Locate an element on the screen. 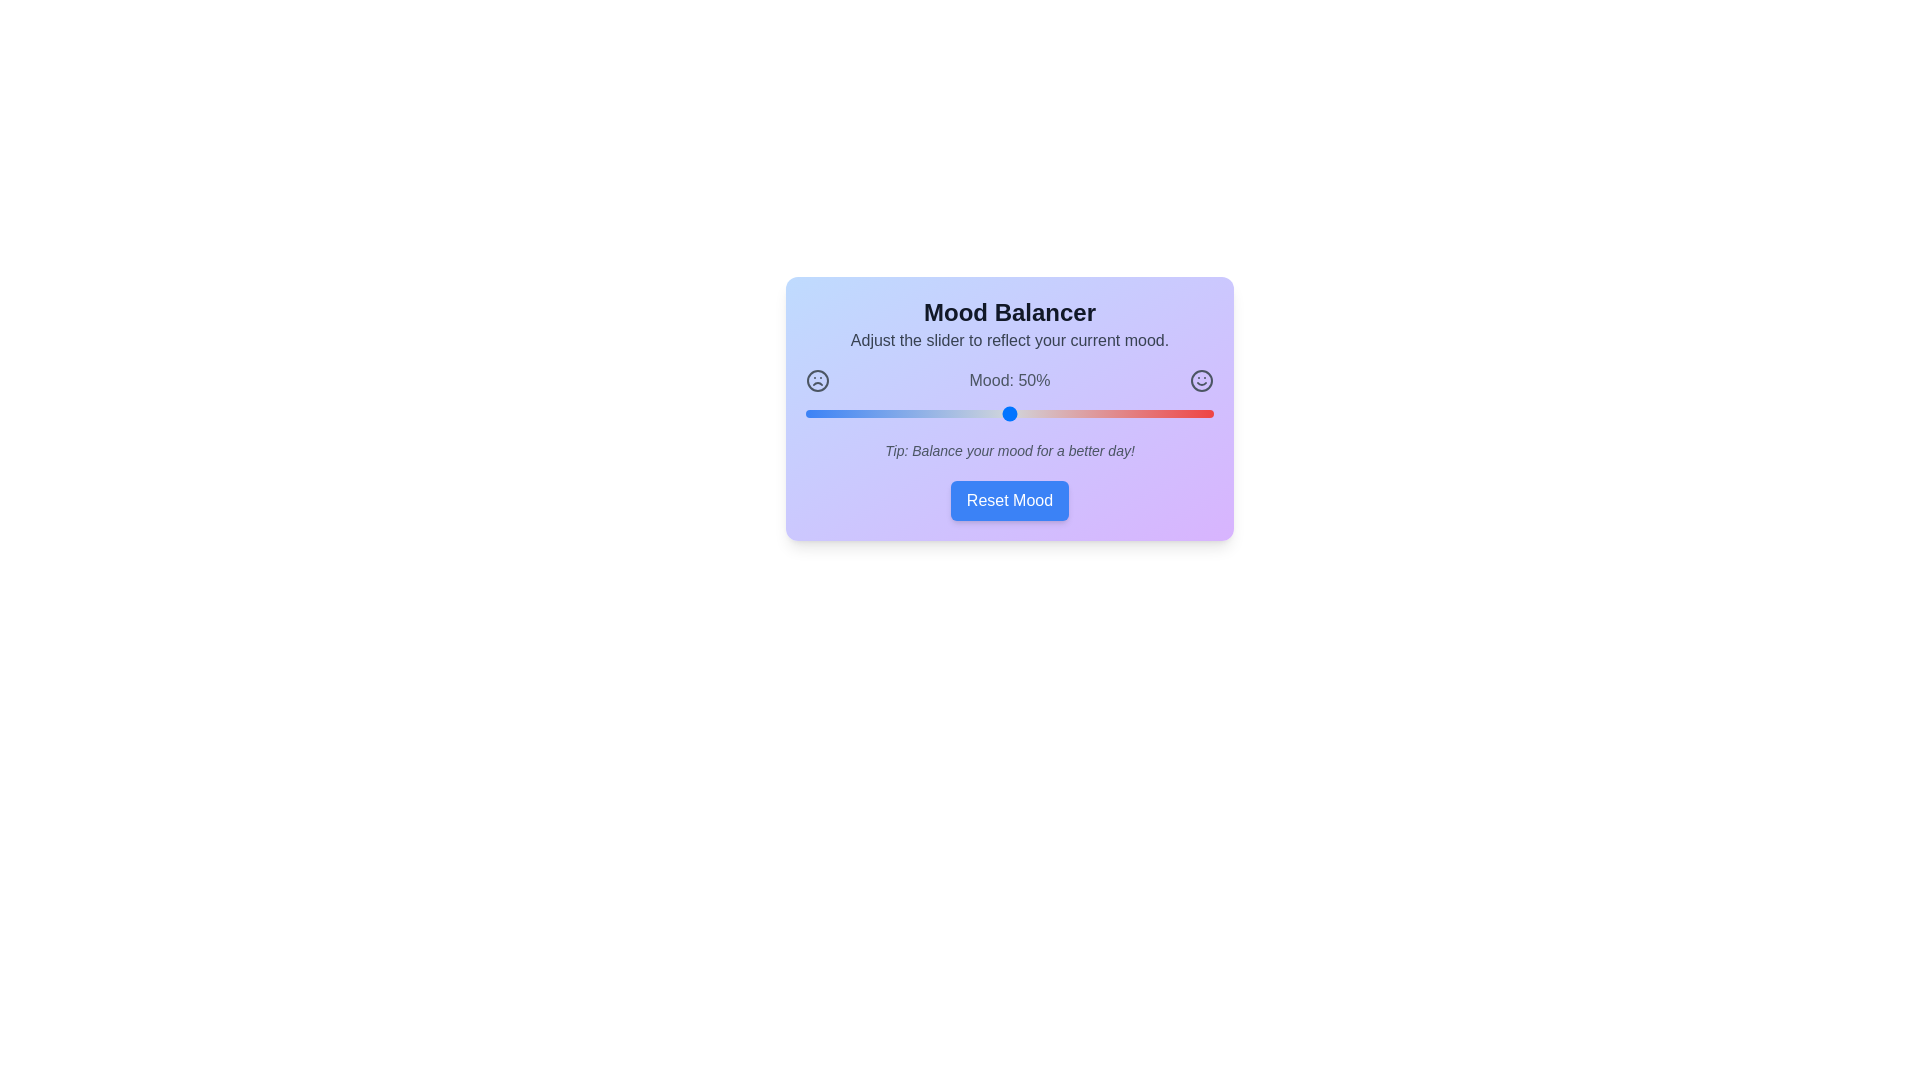 This screenshot has height=1080, width=1920. the mood slider to 61% is located at coordinates (1053, 412).